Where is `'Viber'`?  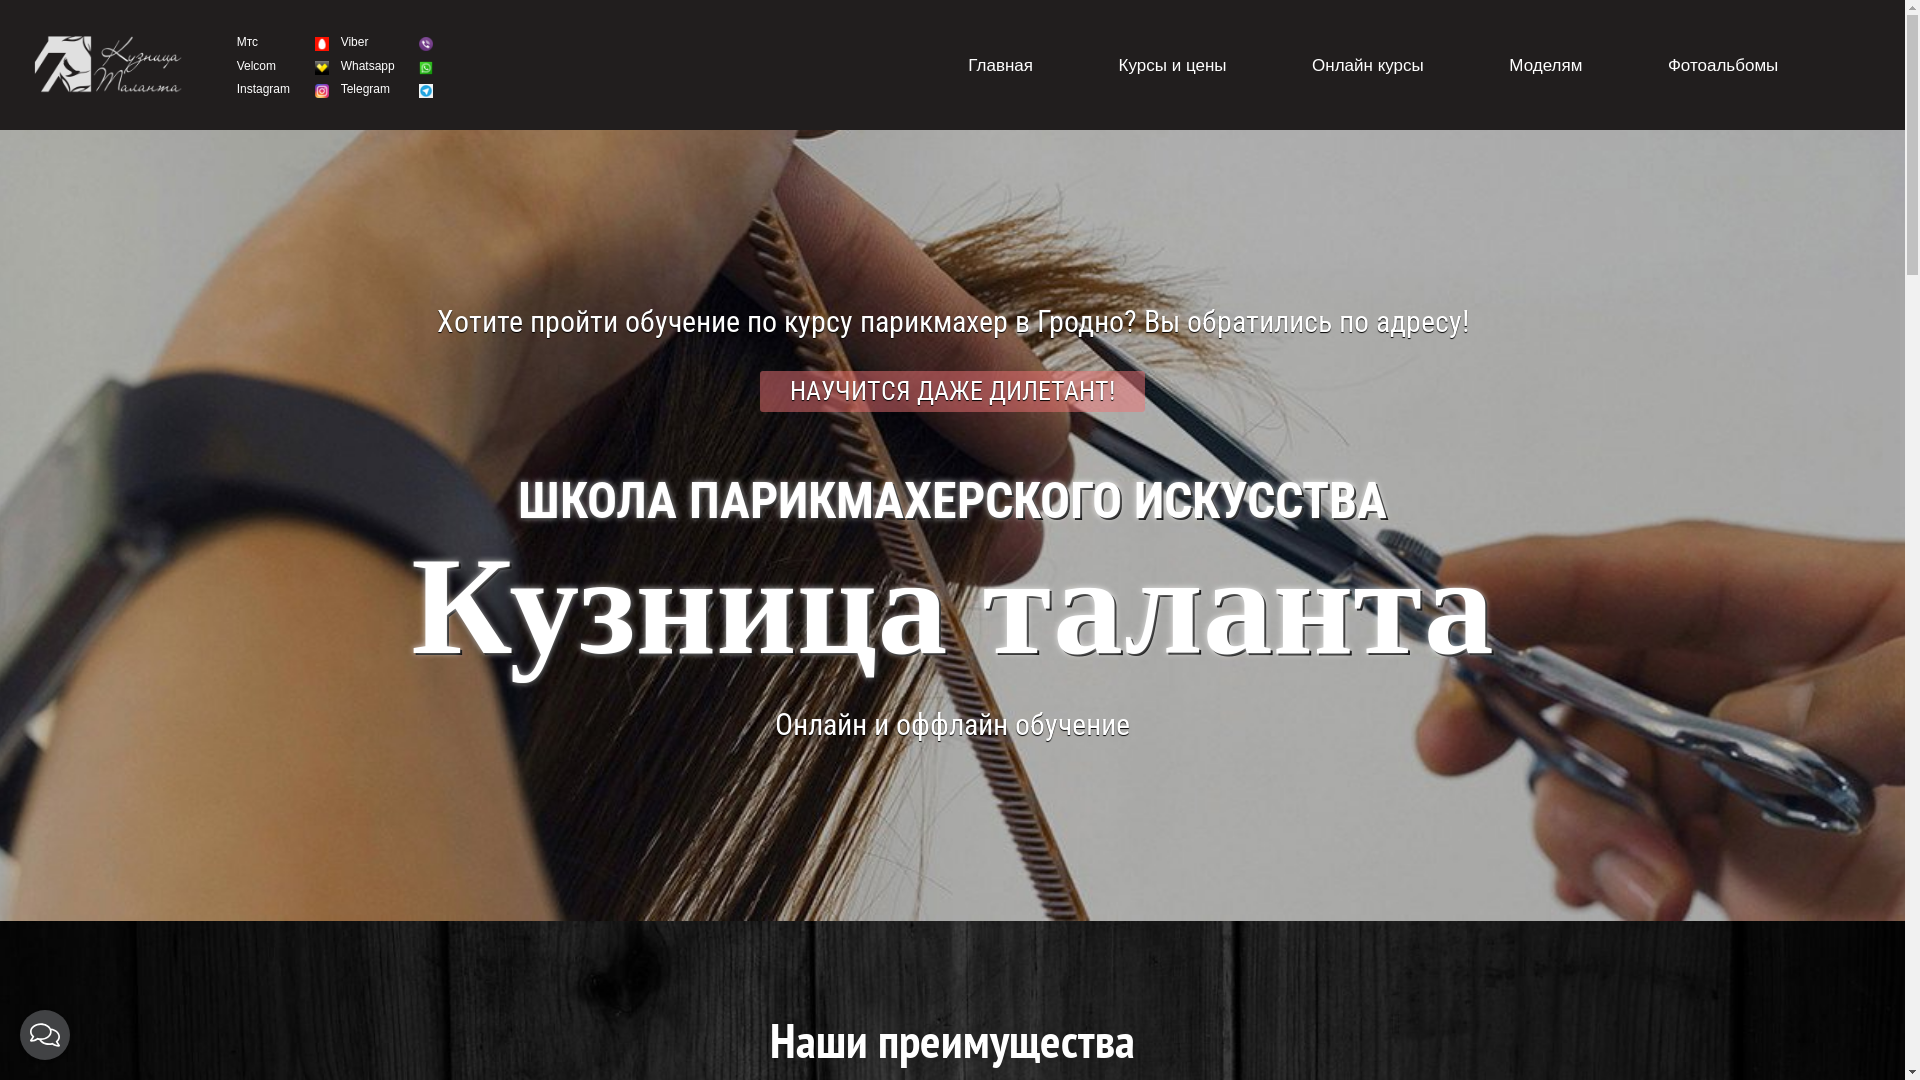
'Viber' is located at coordinates (355, 42).